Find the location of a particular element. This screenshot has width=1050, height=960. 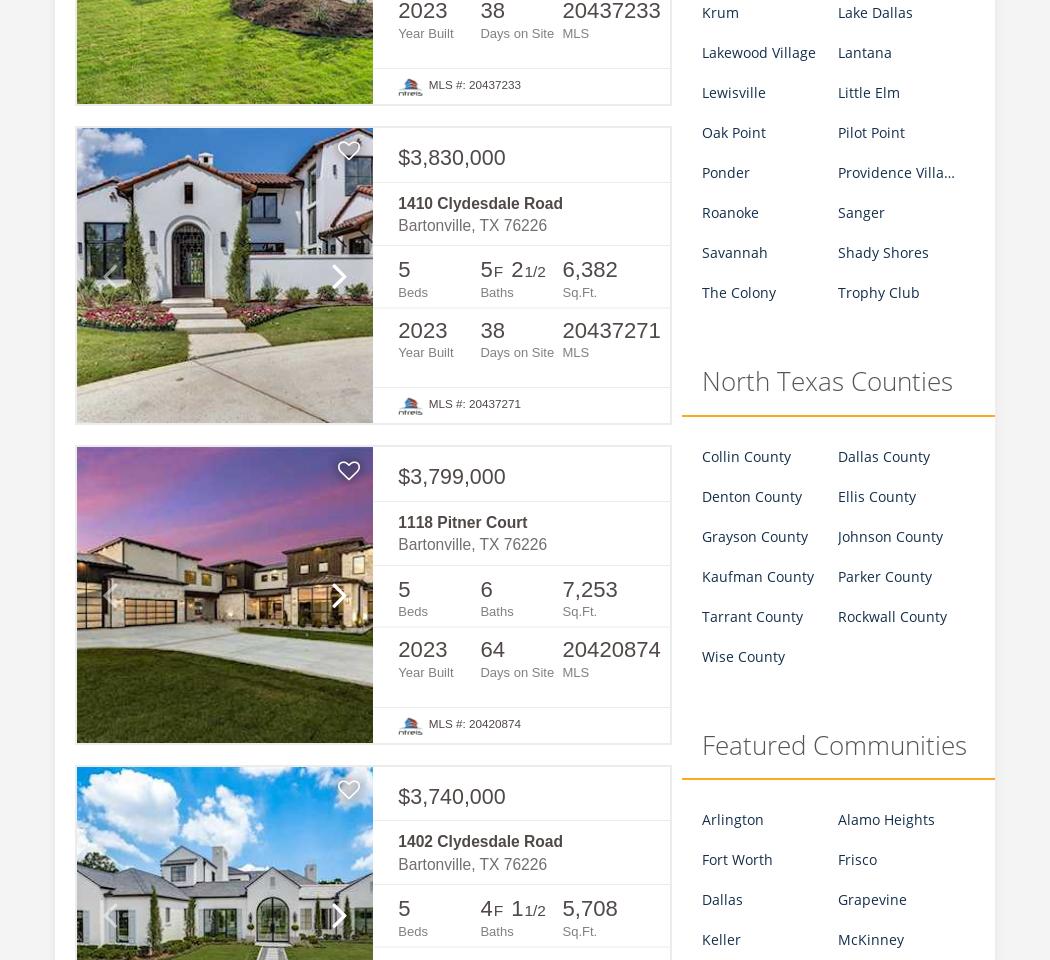

'Oak Point' is located at coordinates (732, 131).